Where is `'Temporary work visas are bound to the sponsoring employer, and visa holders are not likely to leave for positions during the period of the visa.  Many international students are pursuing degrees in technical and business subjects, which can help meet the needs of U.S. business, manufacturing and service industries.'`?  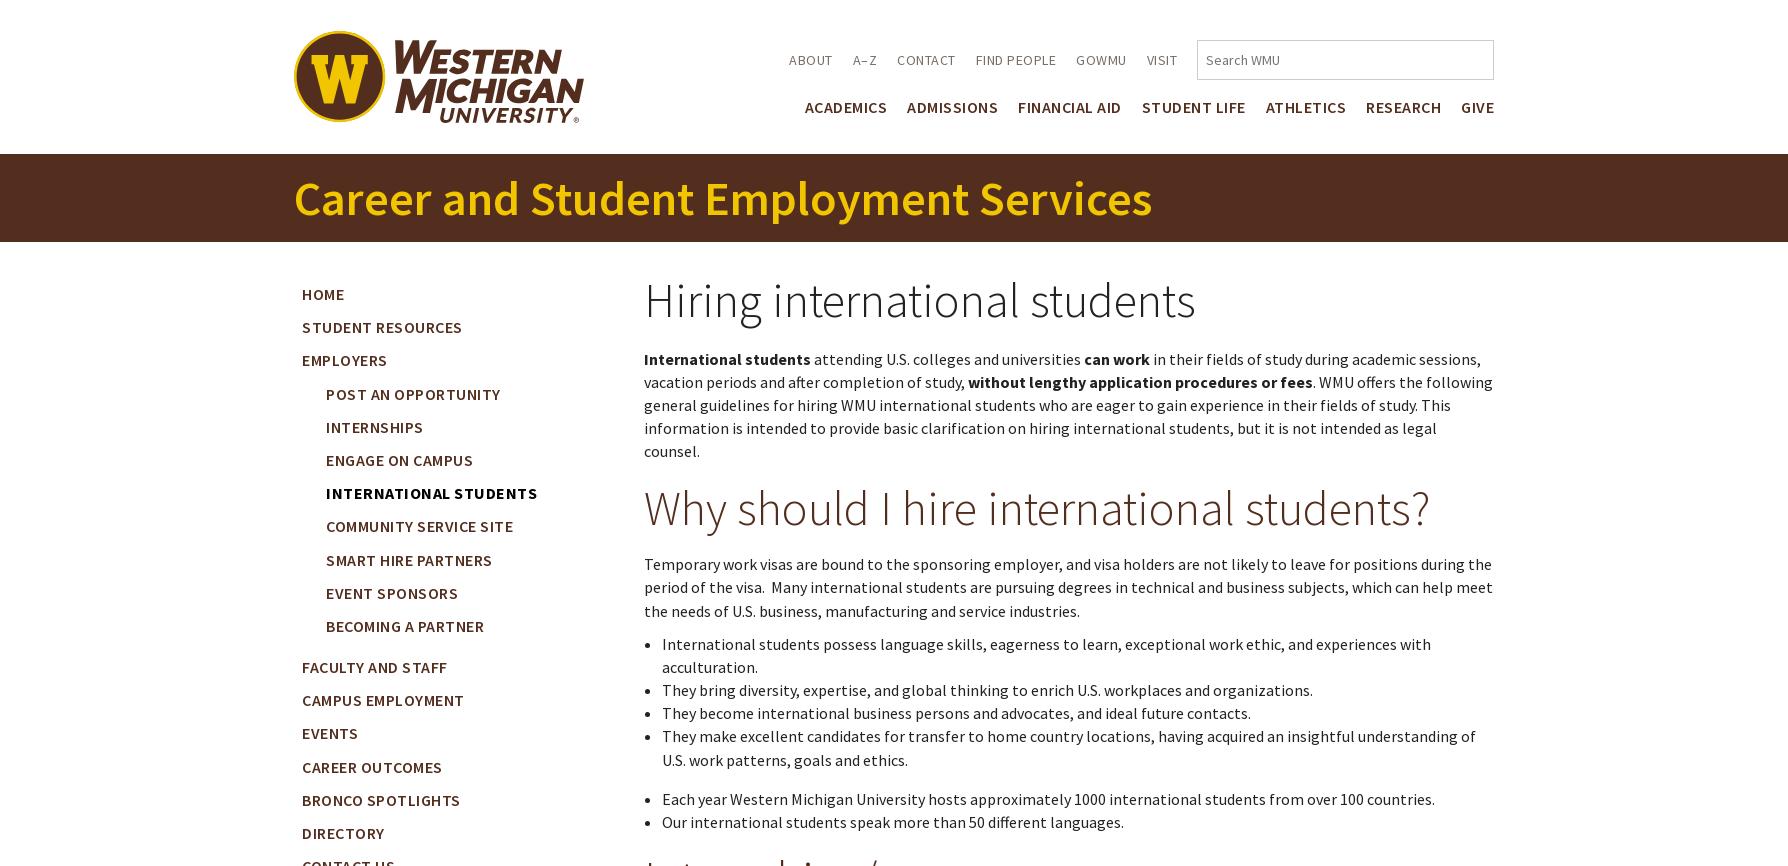
'Temporary work visas are bound to the sponsoring employer, and visa holders are not likely to leave for positions during the period of the visa.  Many international students are pursuing degrees in technical and business subjects, which can help meet the needs of U.S. business, manufacturing and service industries.' is located at coordinates (1068, 586).